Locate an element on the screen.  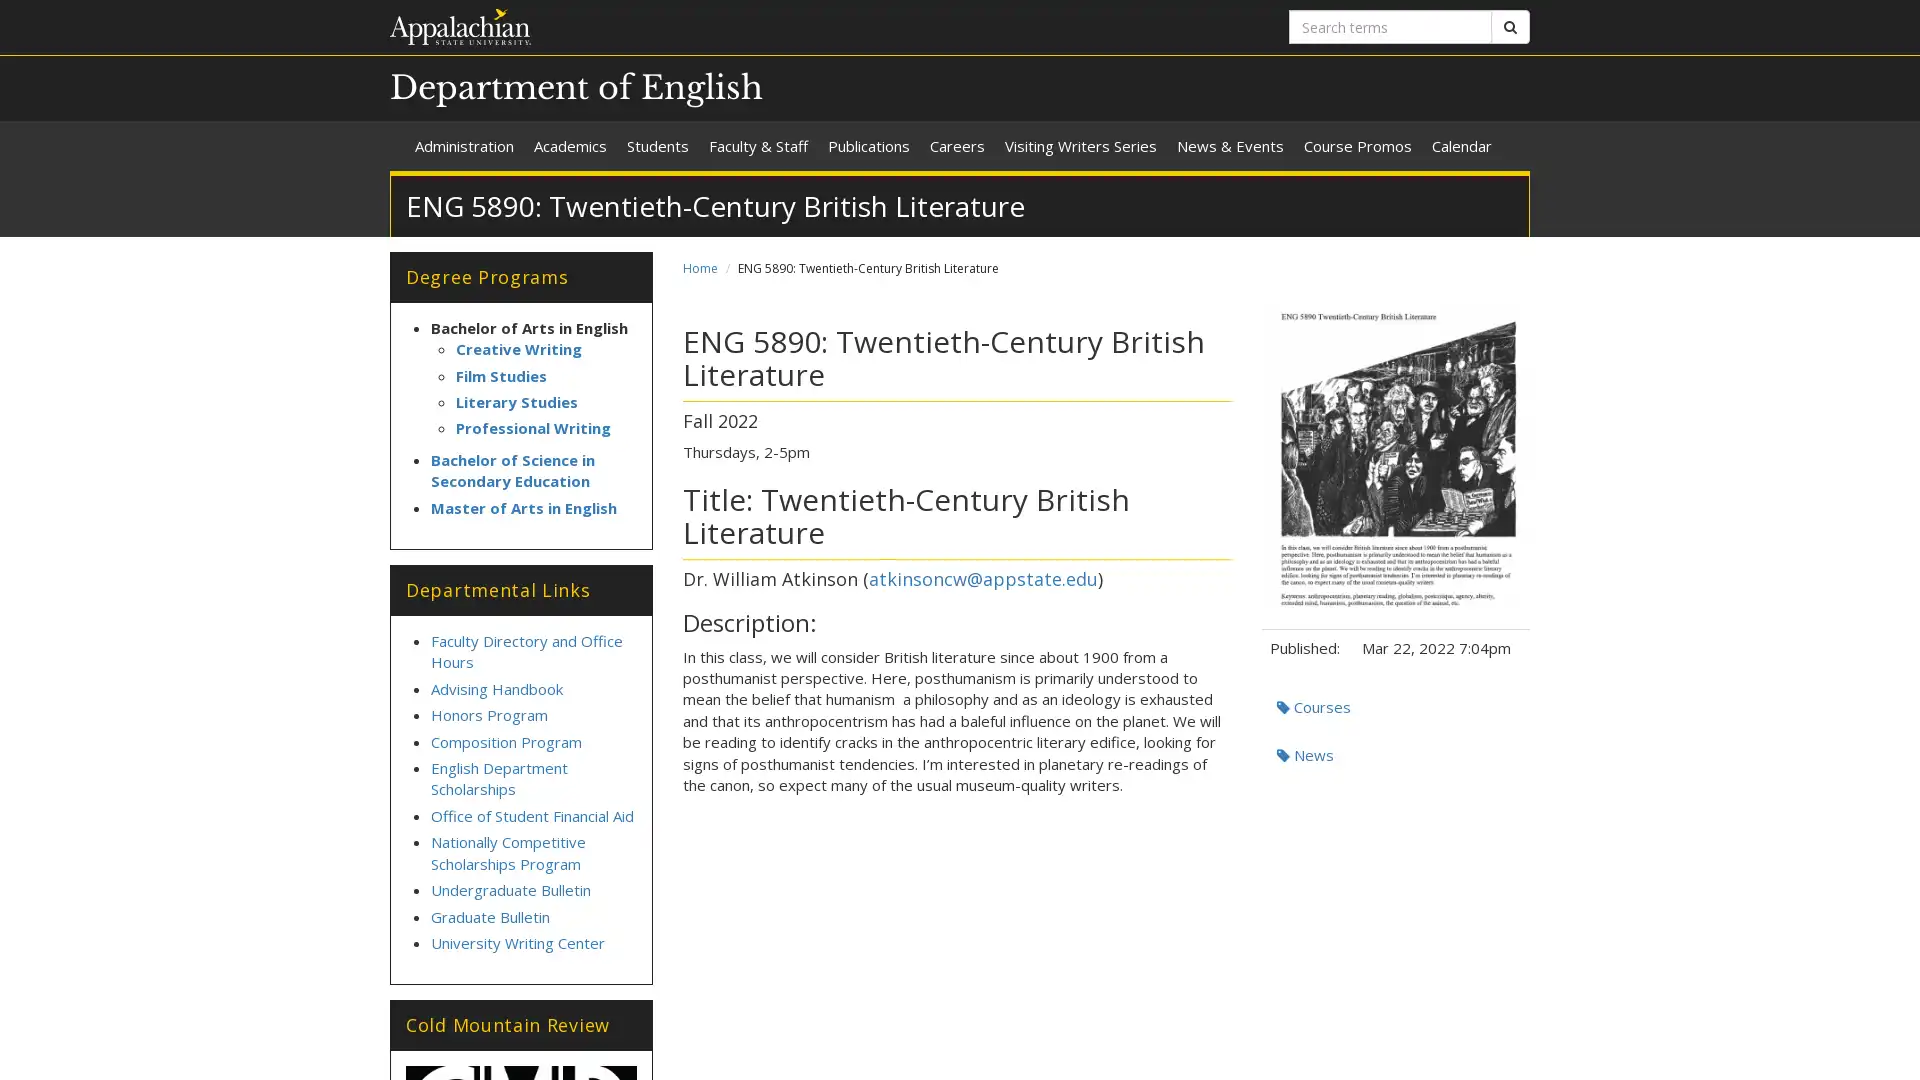
Search is located at coordinates (1510, 27).